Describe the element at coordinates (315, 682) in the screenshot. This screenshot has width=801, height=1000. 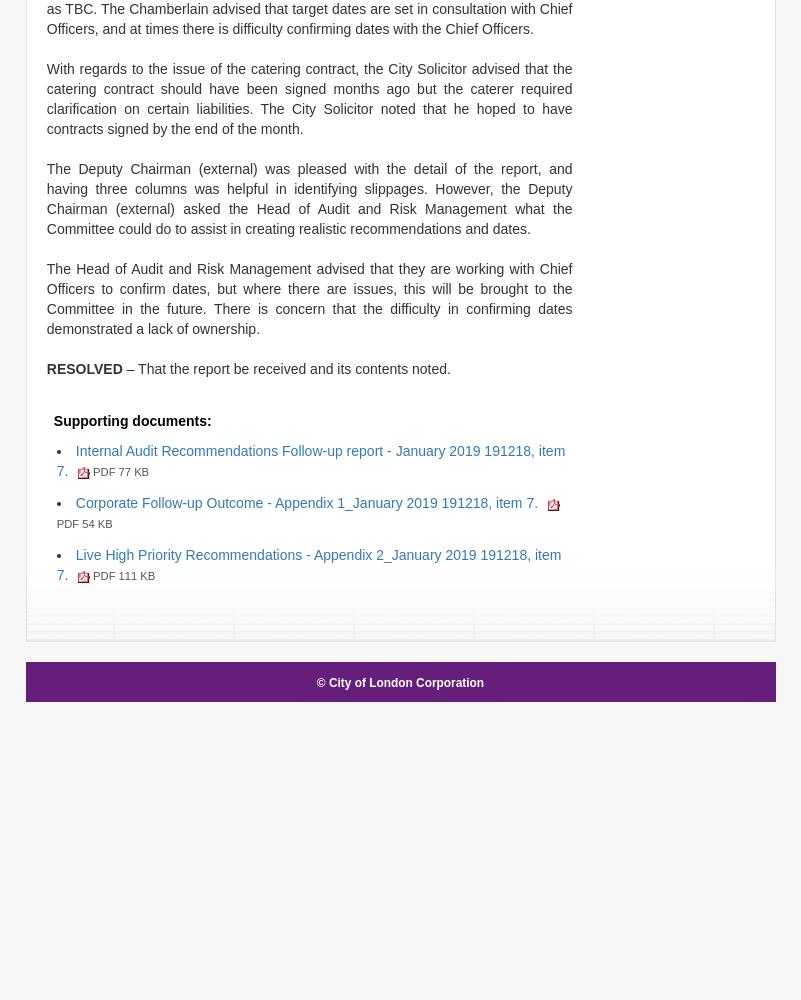
I see `'© City of London Corporation'` at that location.